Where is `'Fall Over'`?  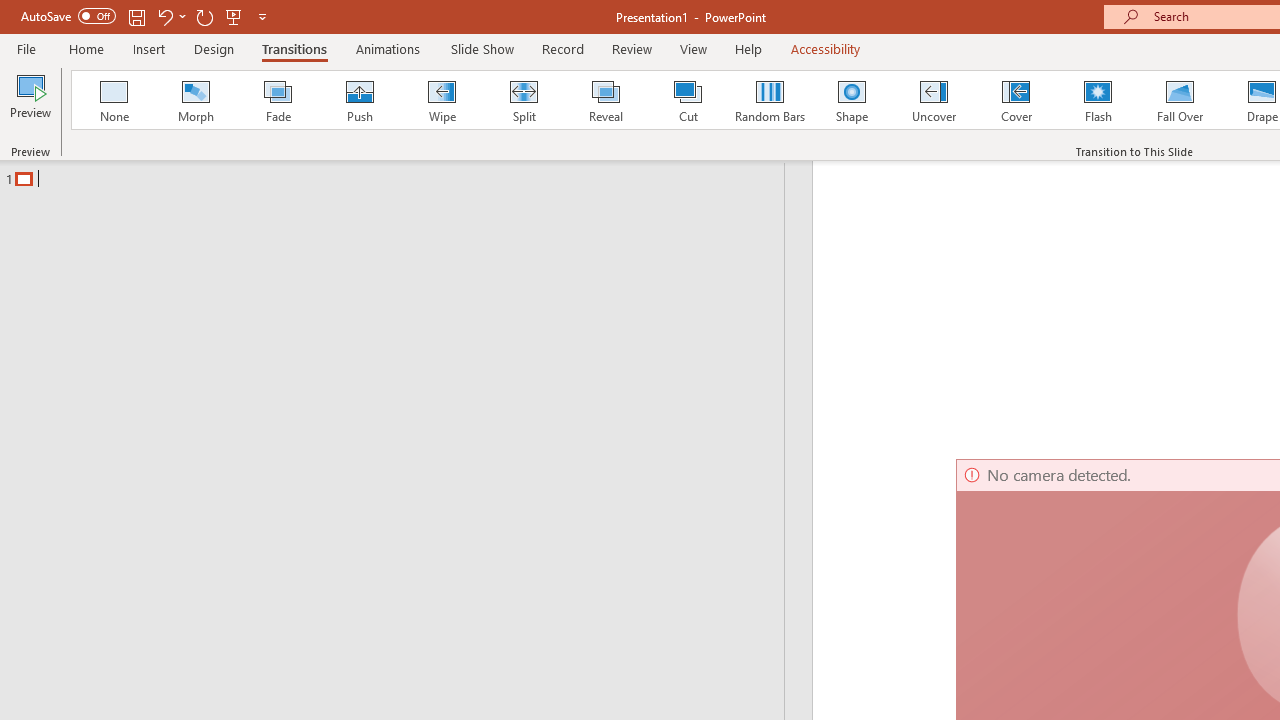 'Fall Over' is located at coordinates (1180, 100).